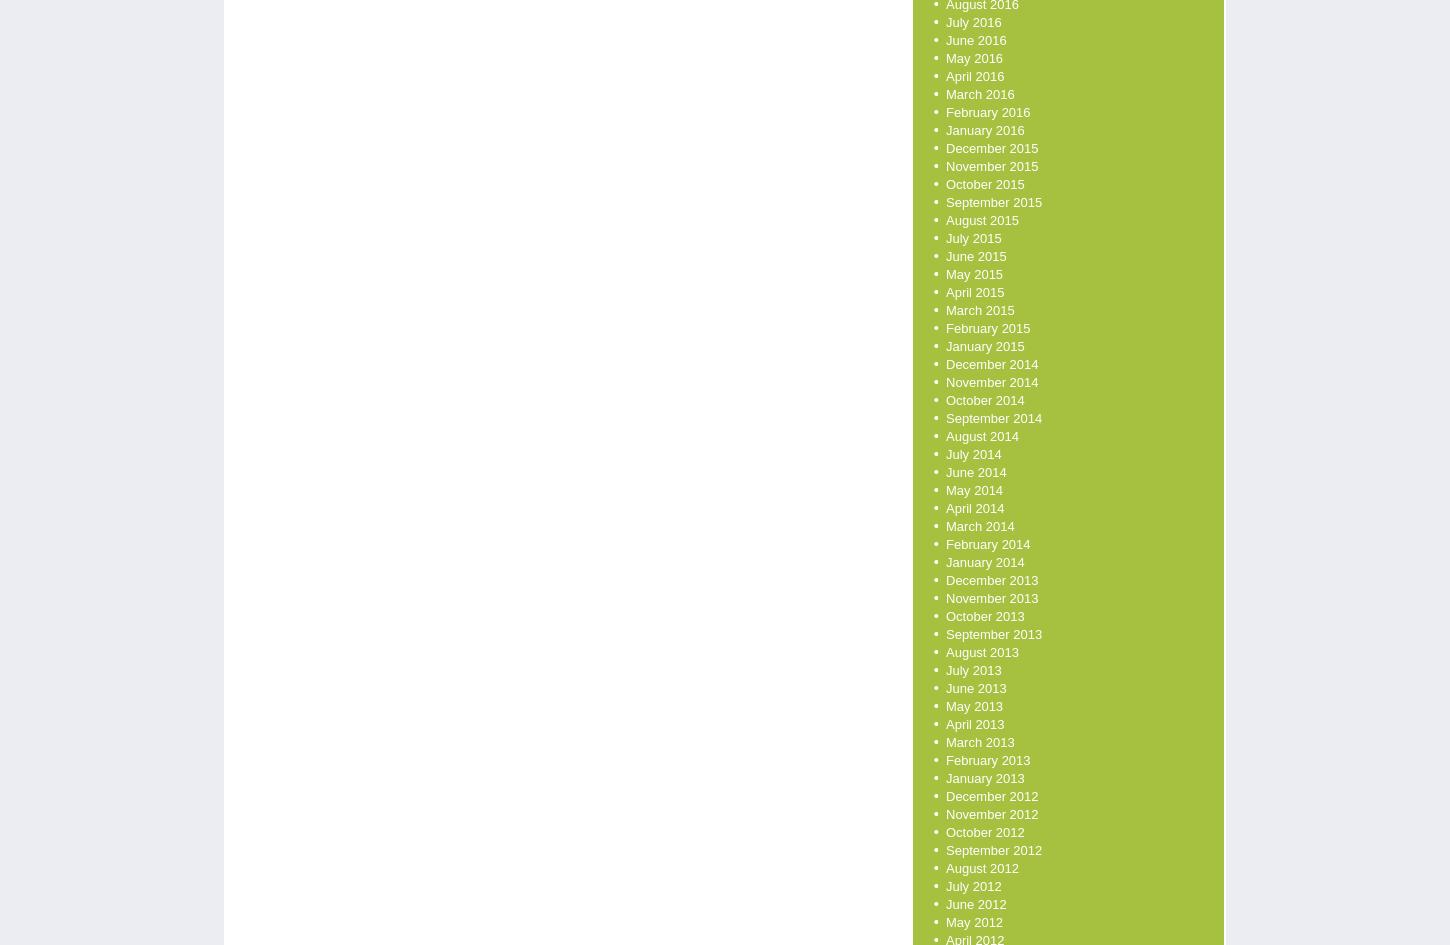 Image resolution: width=1450 pixels, height=945 pixels. Describe the element at coordinates (944, 921) in the screenshot. I see `'May 2012'` at that location.